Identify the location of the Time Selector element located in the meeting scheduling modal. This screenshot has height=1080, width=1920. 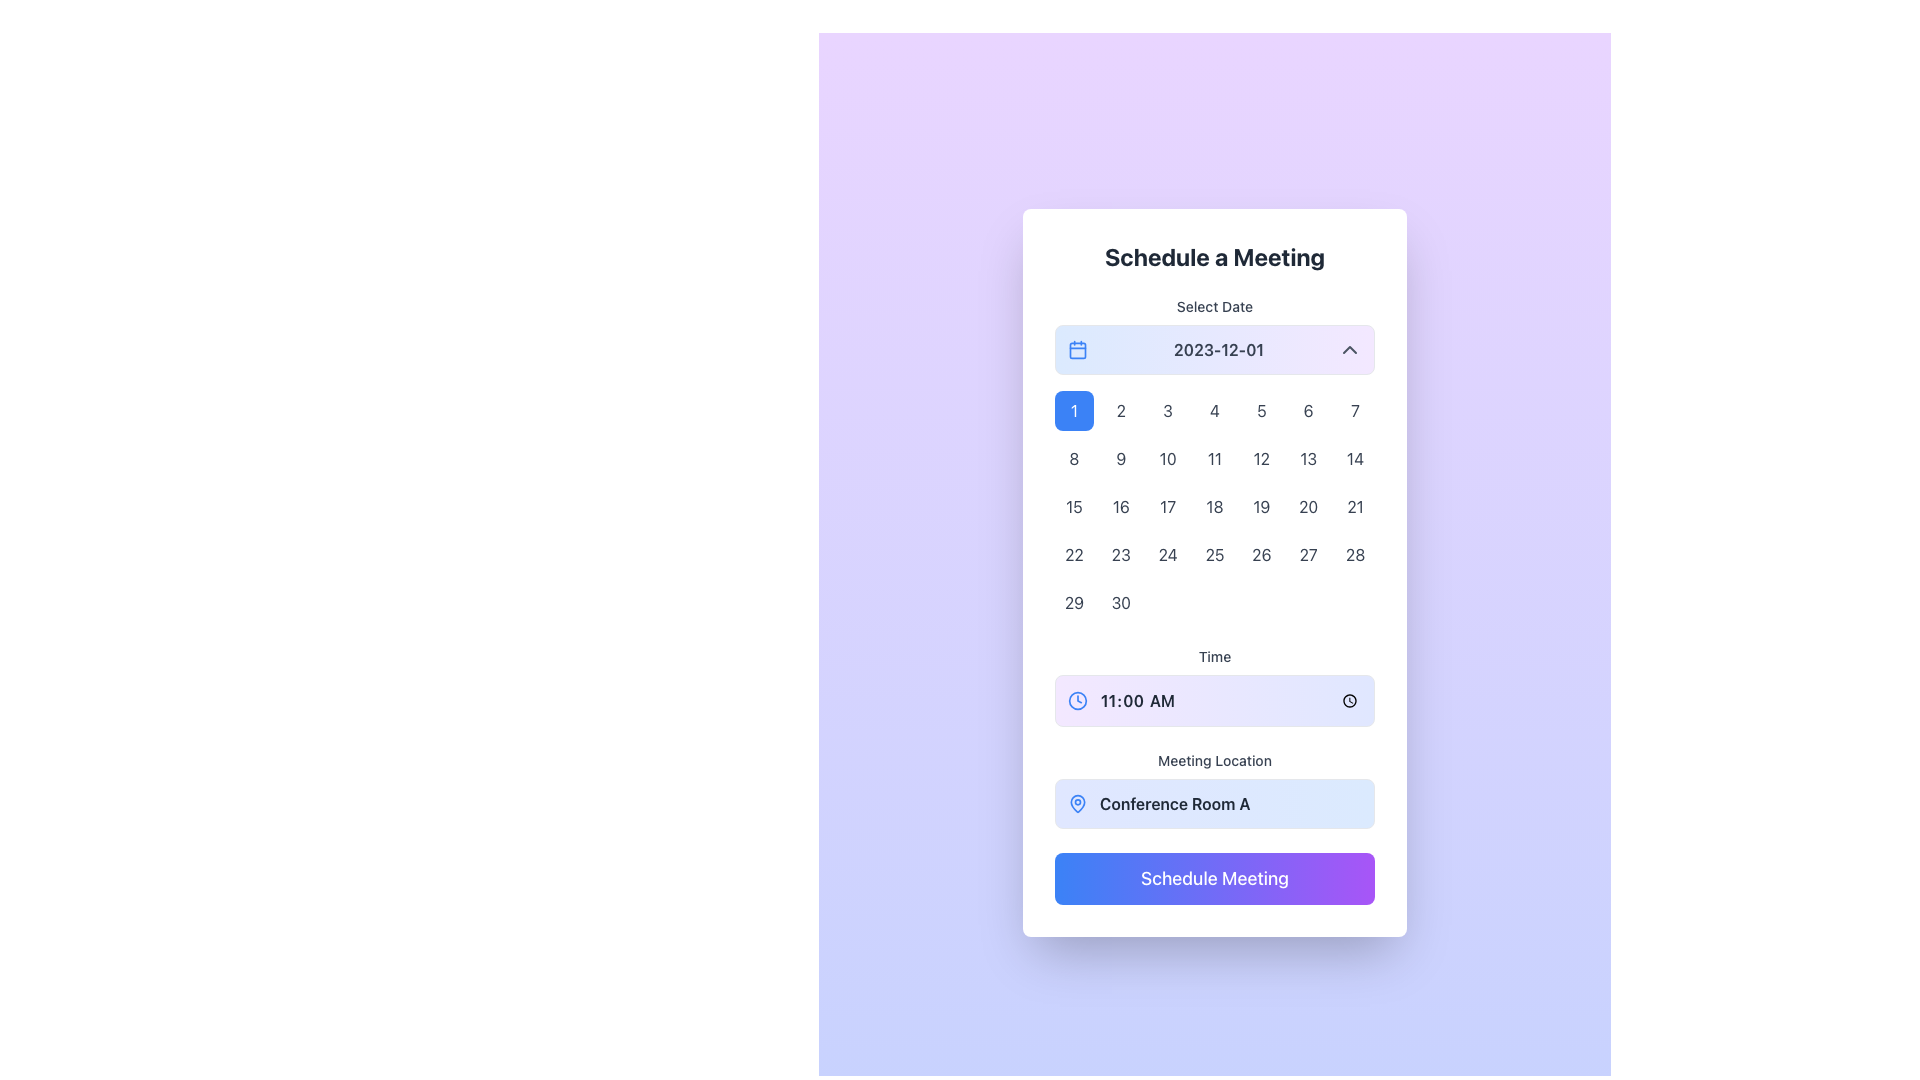
(1213, 685).